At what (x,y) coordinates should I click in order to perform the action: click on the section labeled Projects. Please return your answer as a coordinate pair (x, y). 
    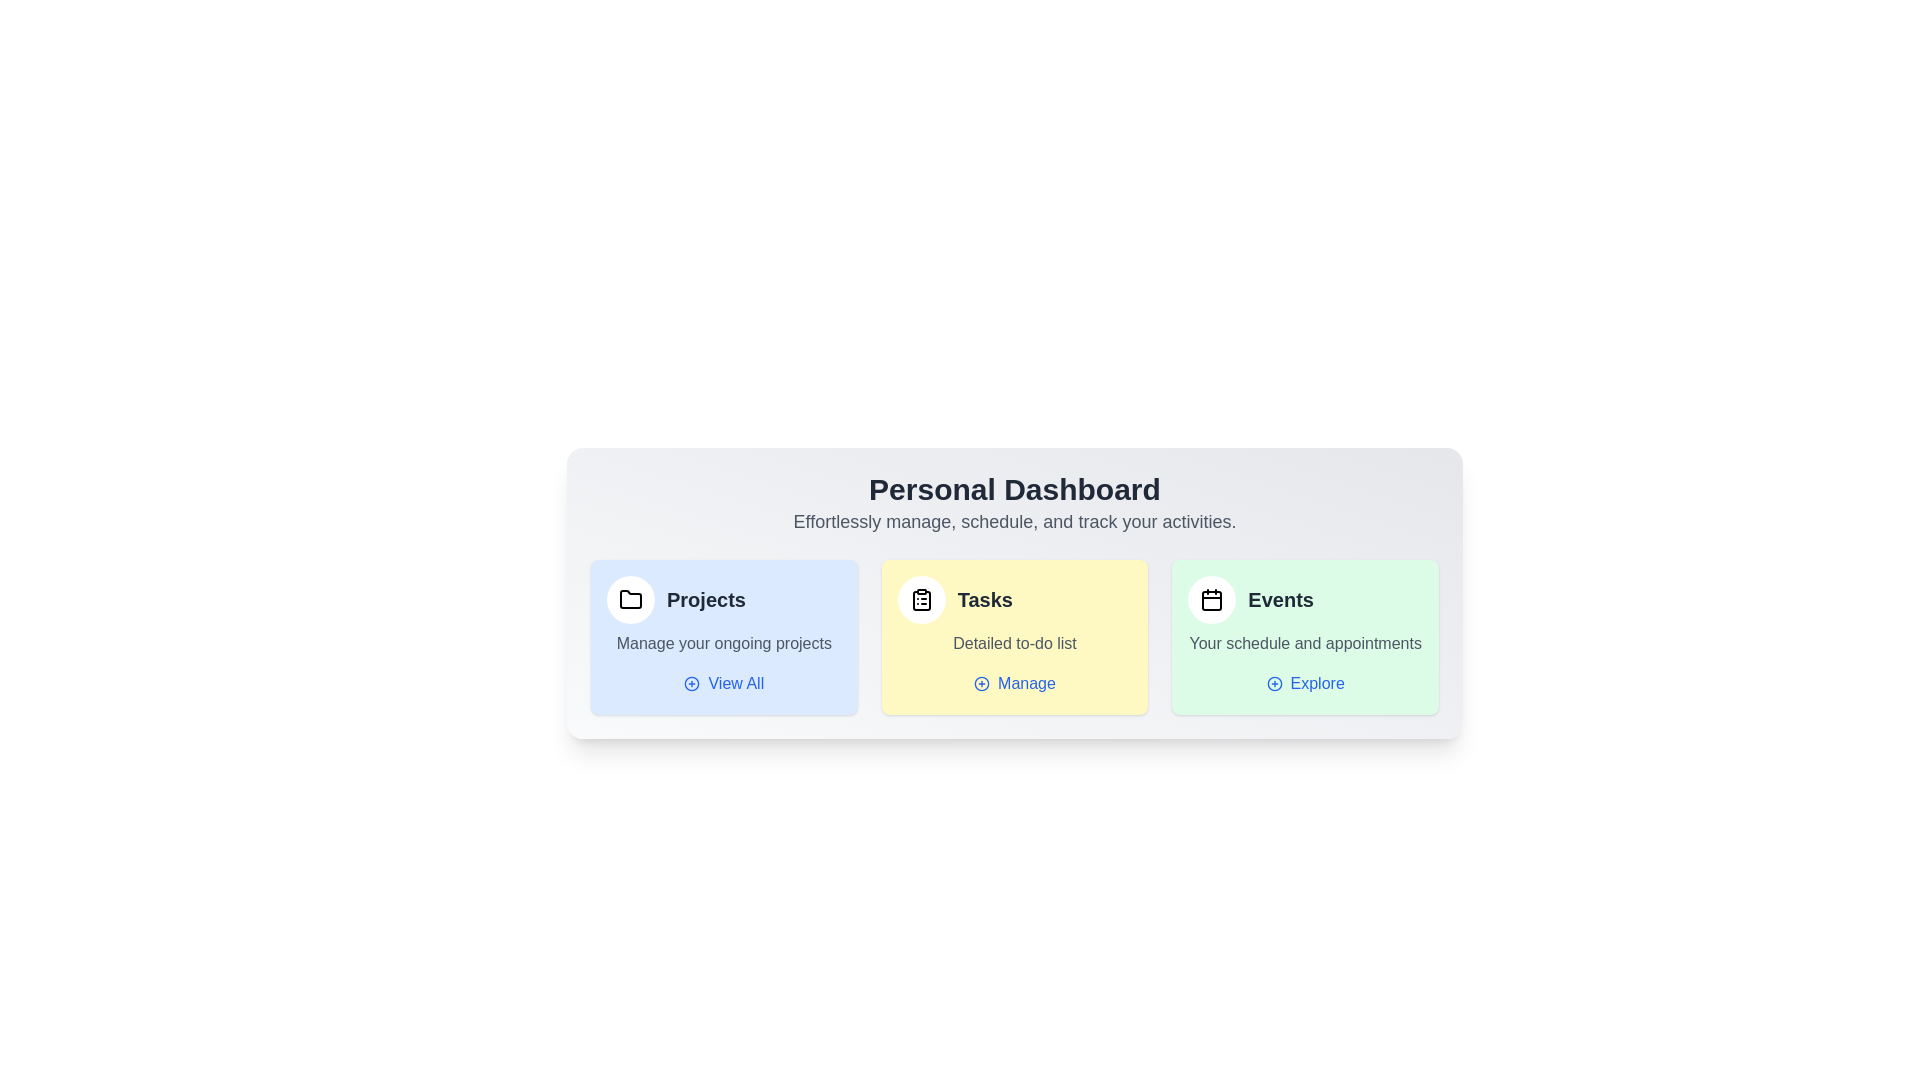
    Looking at the image, I should click on (723, 636).